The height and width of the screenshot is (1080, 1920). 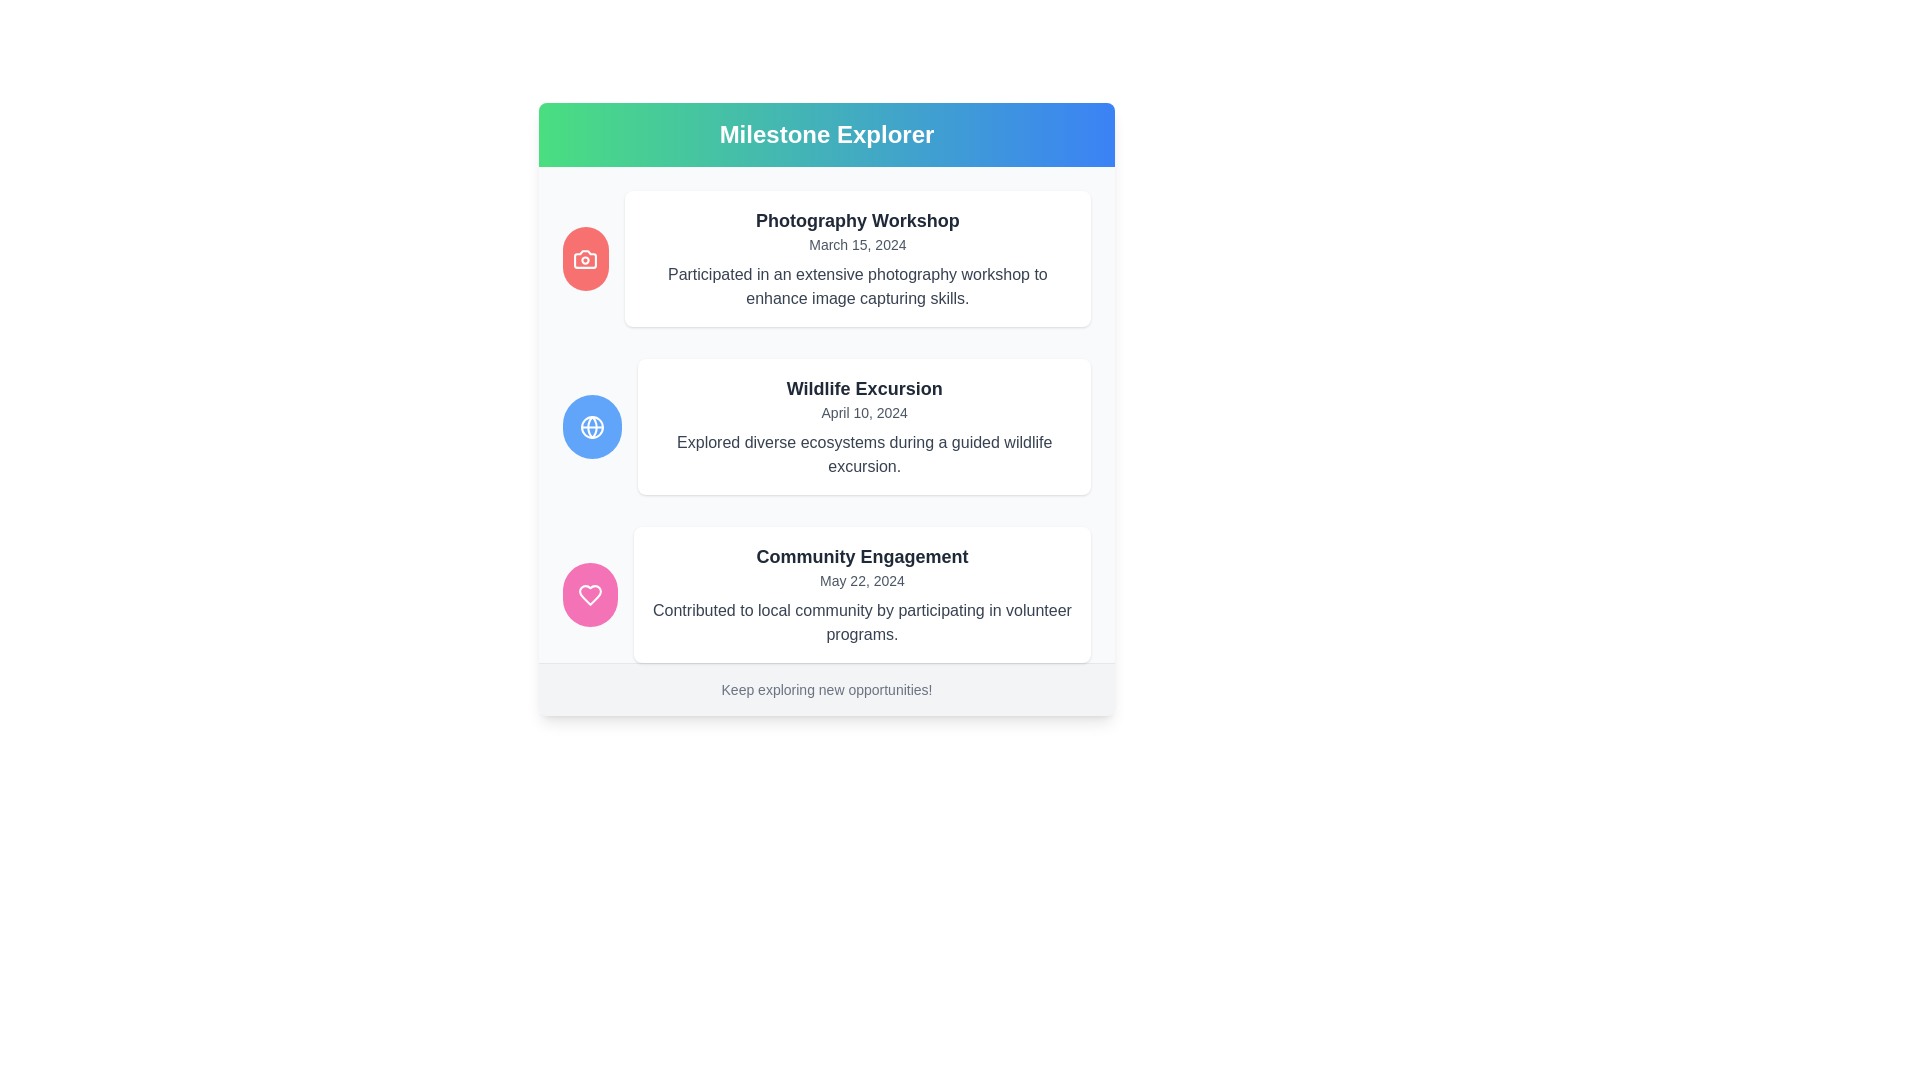 What do you see at coordinates (584, 257) in the screenshot?
I see `the circular icon with a red background and white camera symbol` at bounding box center [584, 257].